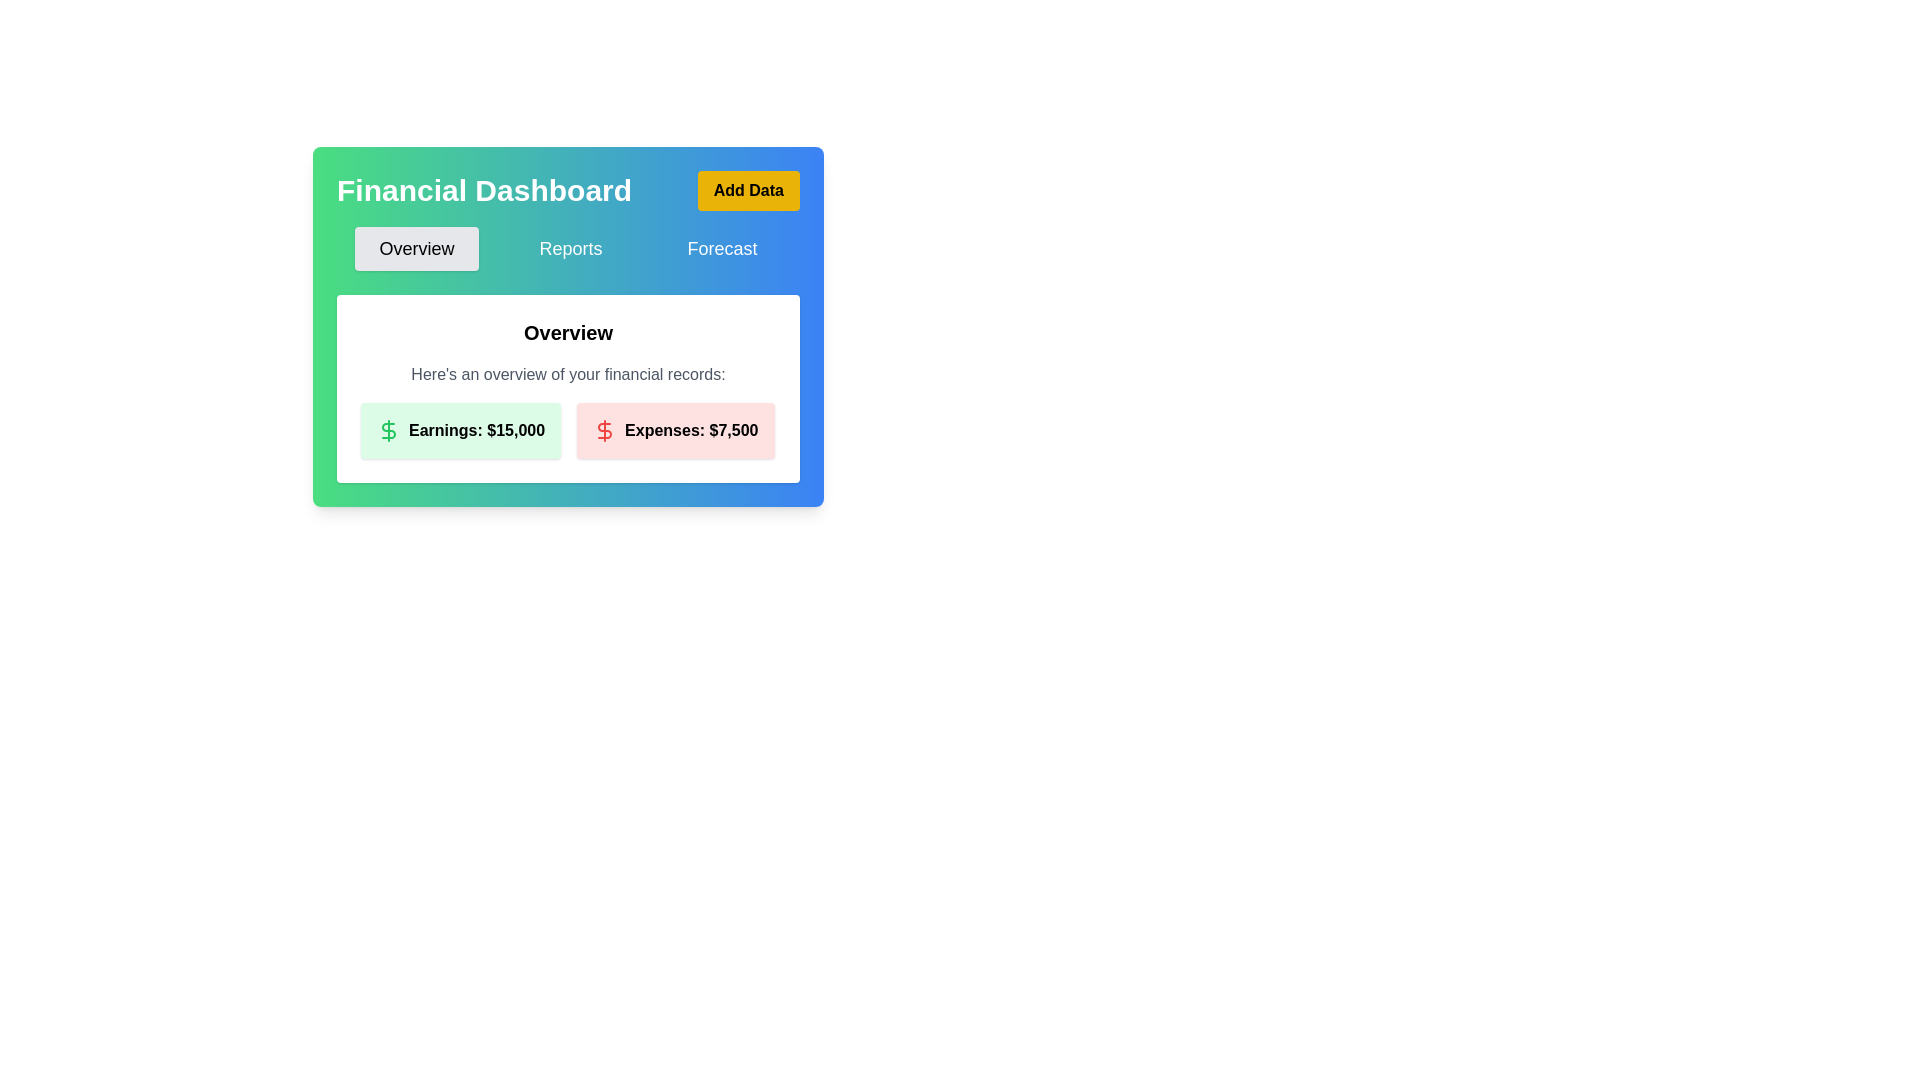 This screenshot has height=1080, width=1920. I want to click on the text block that contains the phrase 'Here's an overview of your financial records:' which is styled in grayish font and located under the bold heading 'Overview', so click(567, 374).